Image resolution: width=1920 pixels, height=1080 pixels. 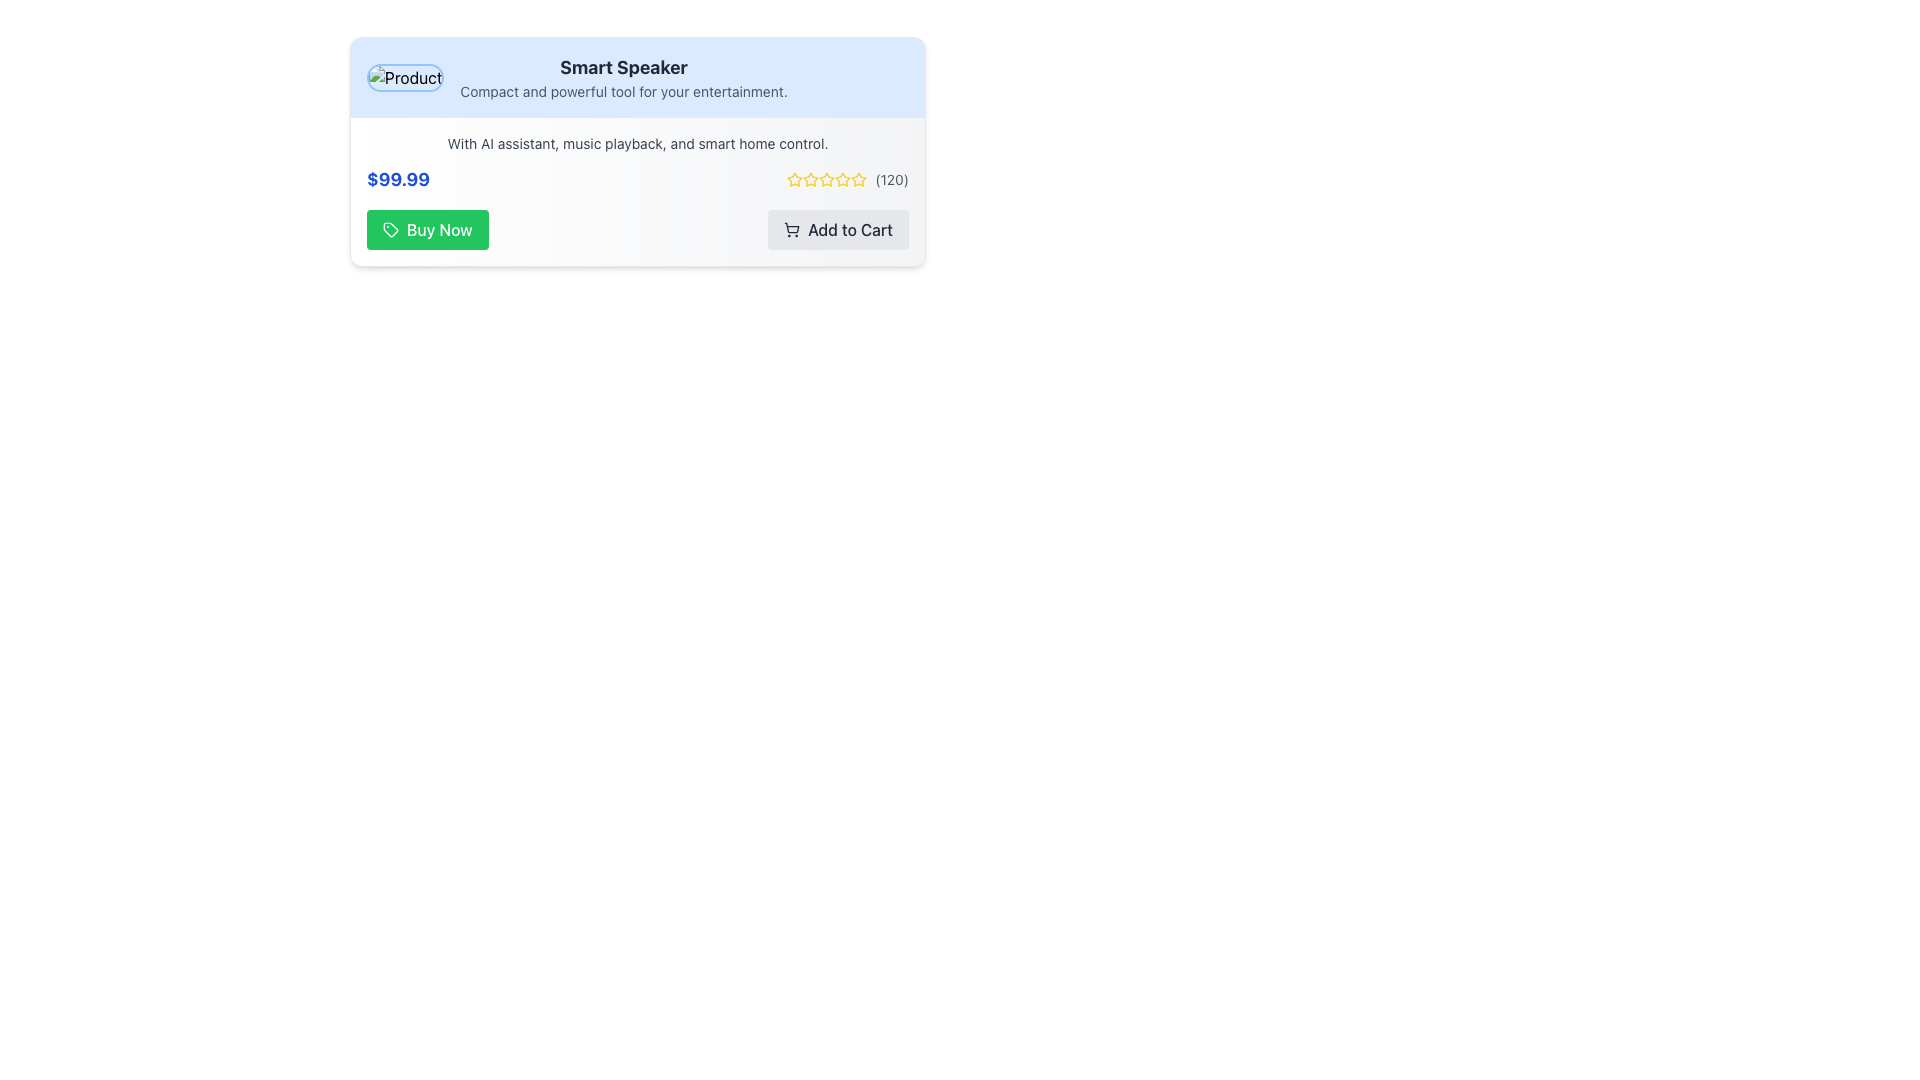 I want to click on the first yellow star icon indicating a rating, so click(x=794, y=180).